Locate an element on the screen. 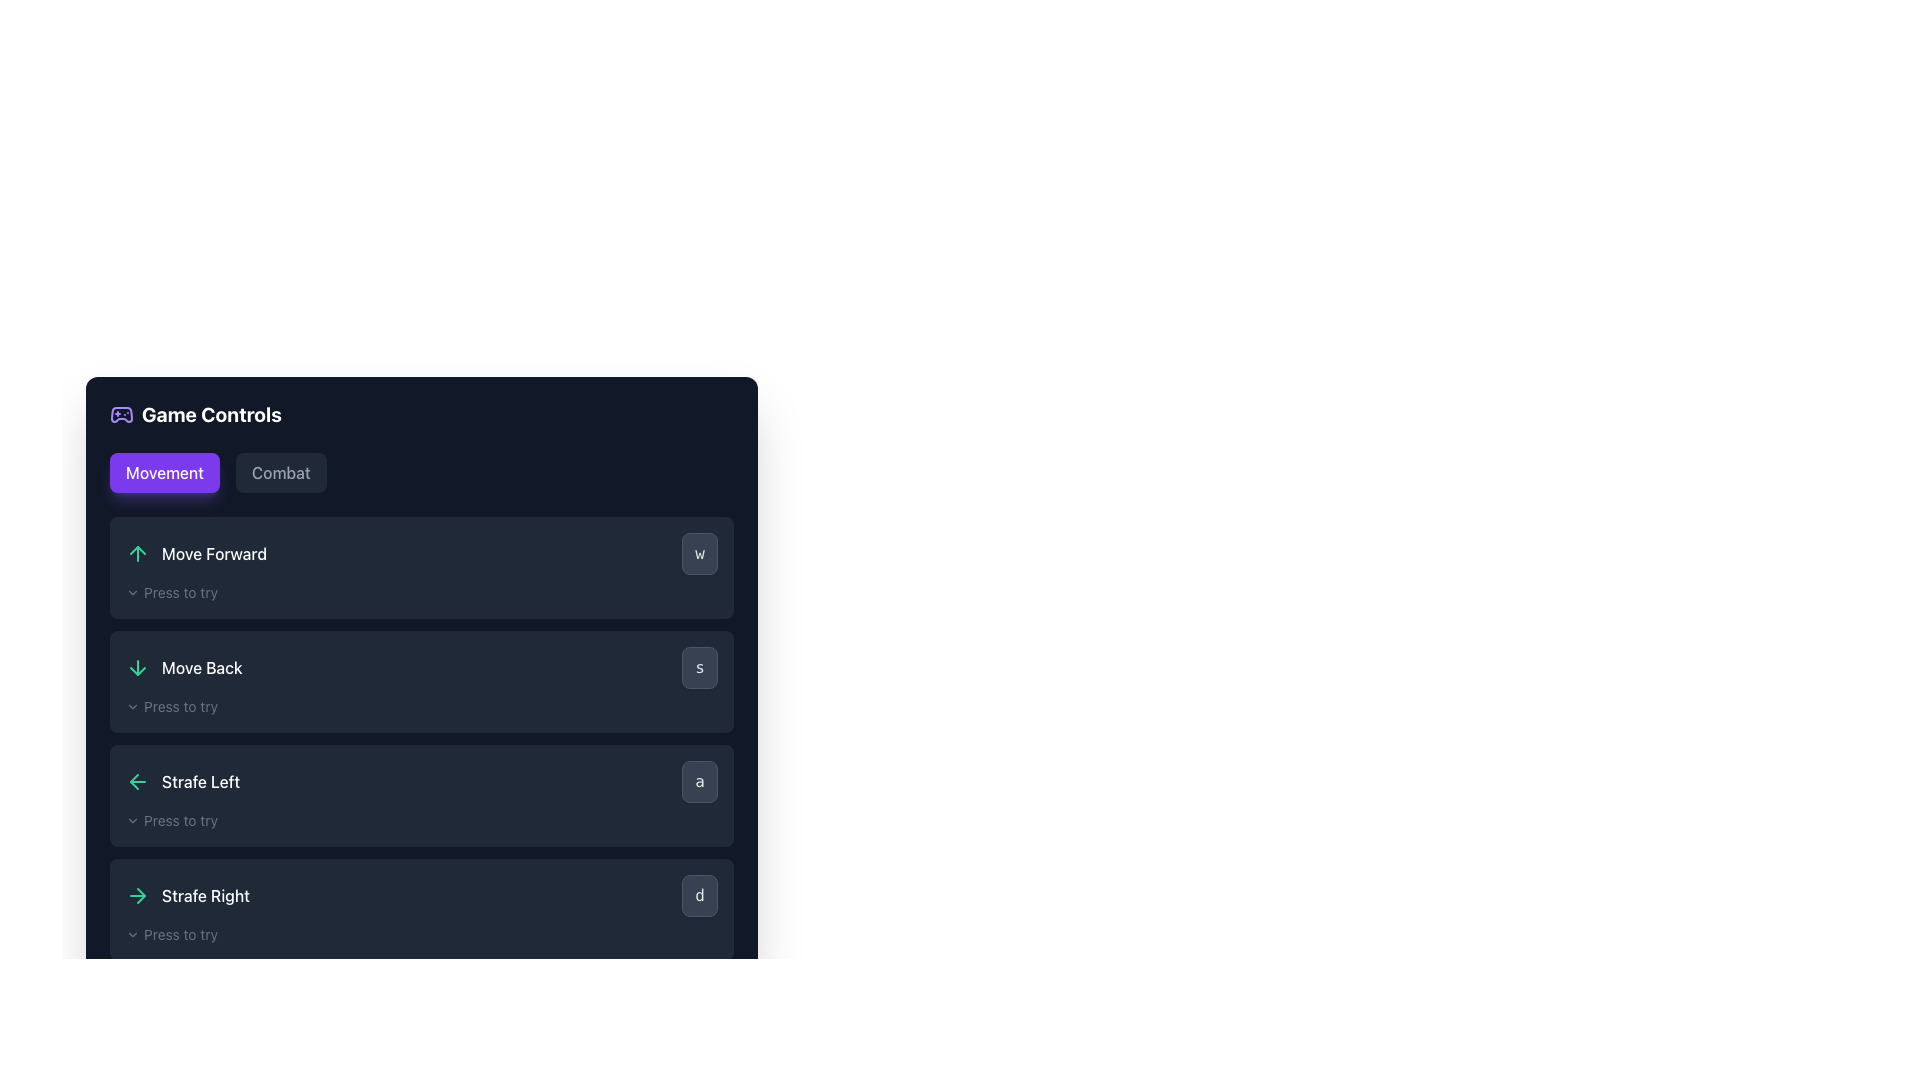 The image size is (1920, 1080). the 'Move Back' text label, which is the second item in the 'Game Controls' list under the 'Movement' section and is styled with a white font on a dark background is located at coordinates (202, 667).